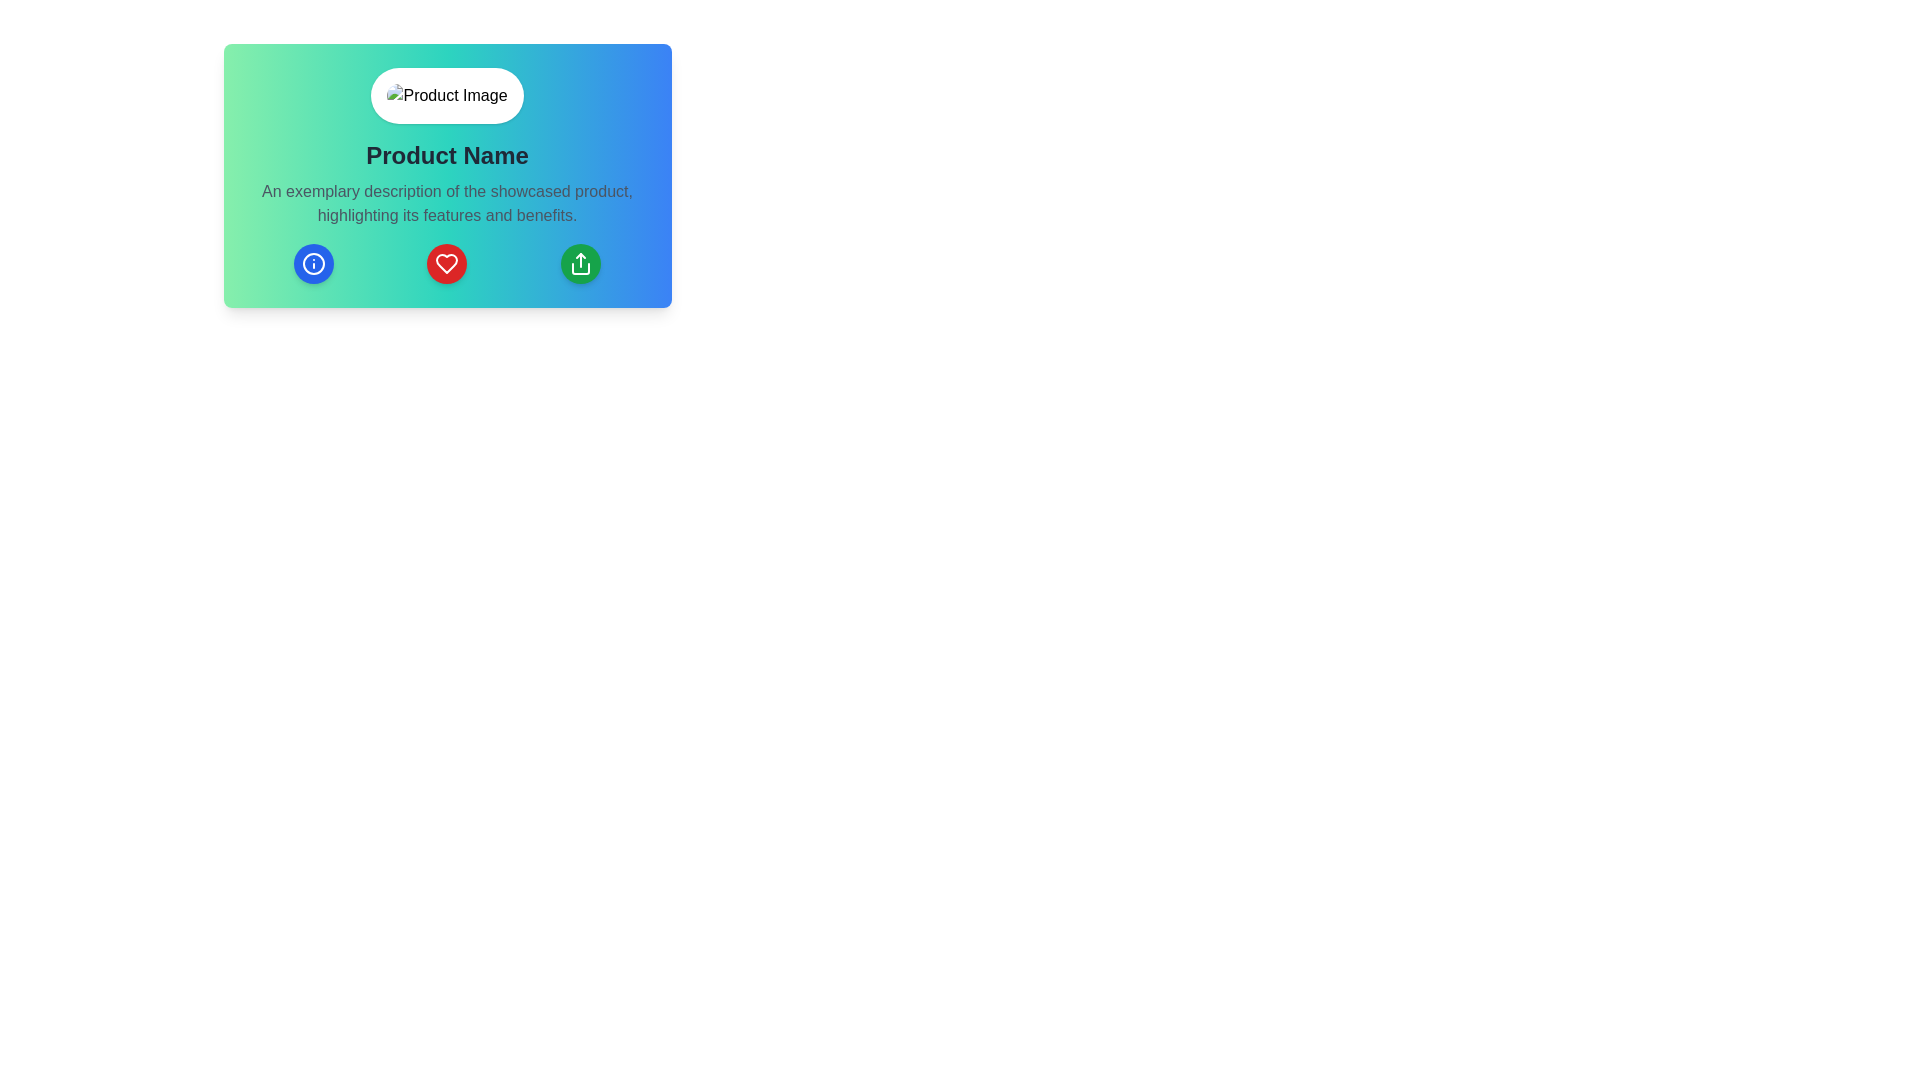 This screenshot has height=1080, width=1920. What do you see at coordinates (446, 262) in the screenshot?
I see `the second interactive button in the horizontally aligned group to like or favorite the product` at bounding box center [446, 262].